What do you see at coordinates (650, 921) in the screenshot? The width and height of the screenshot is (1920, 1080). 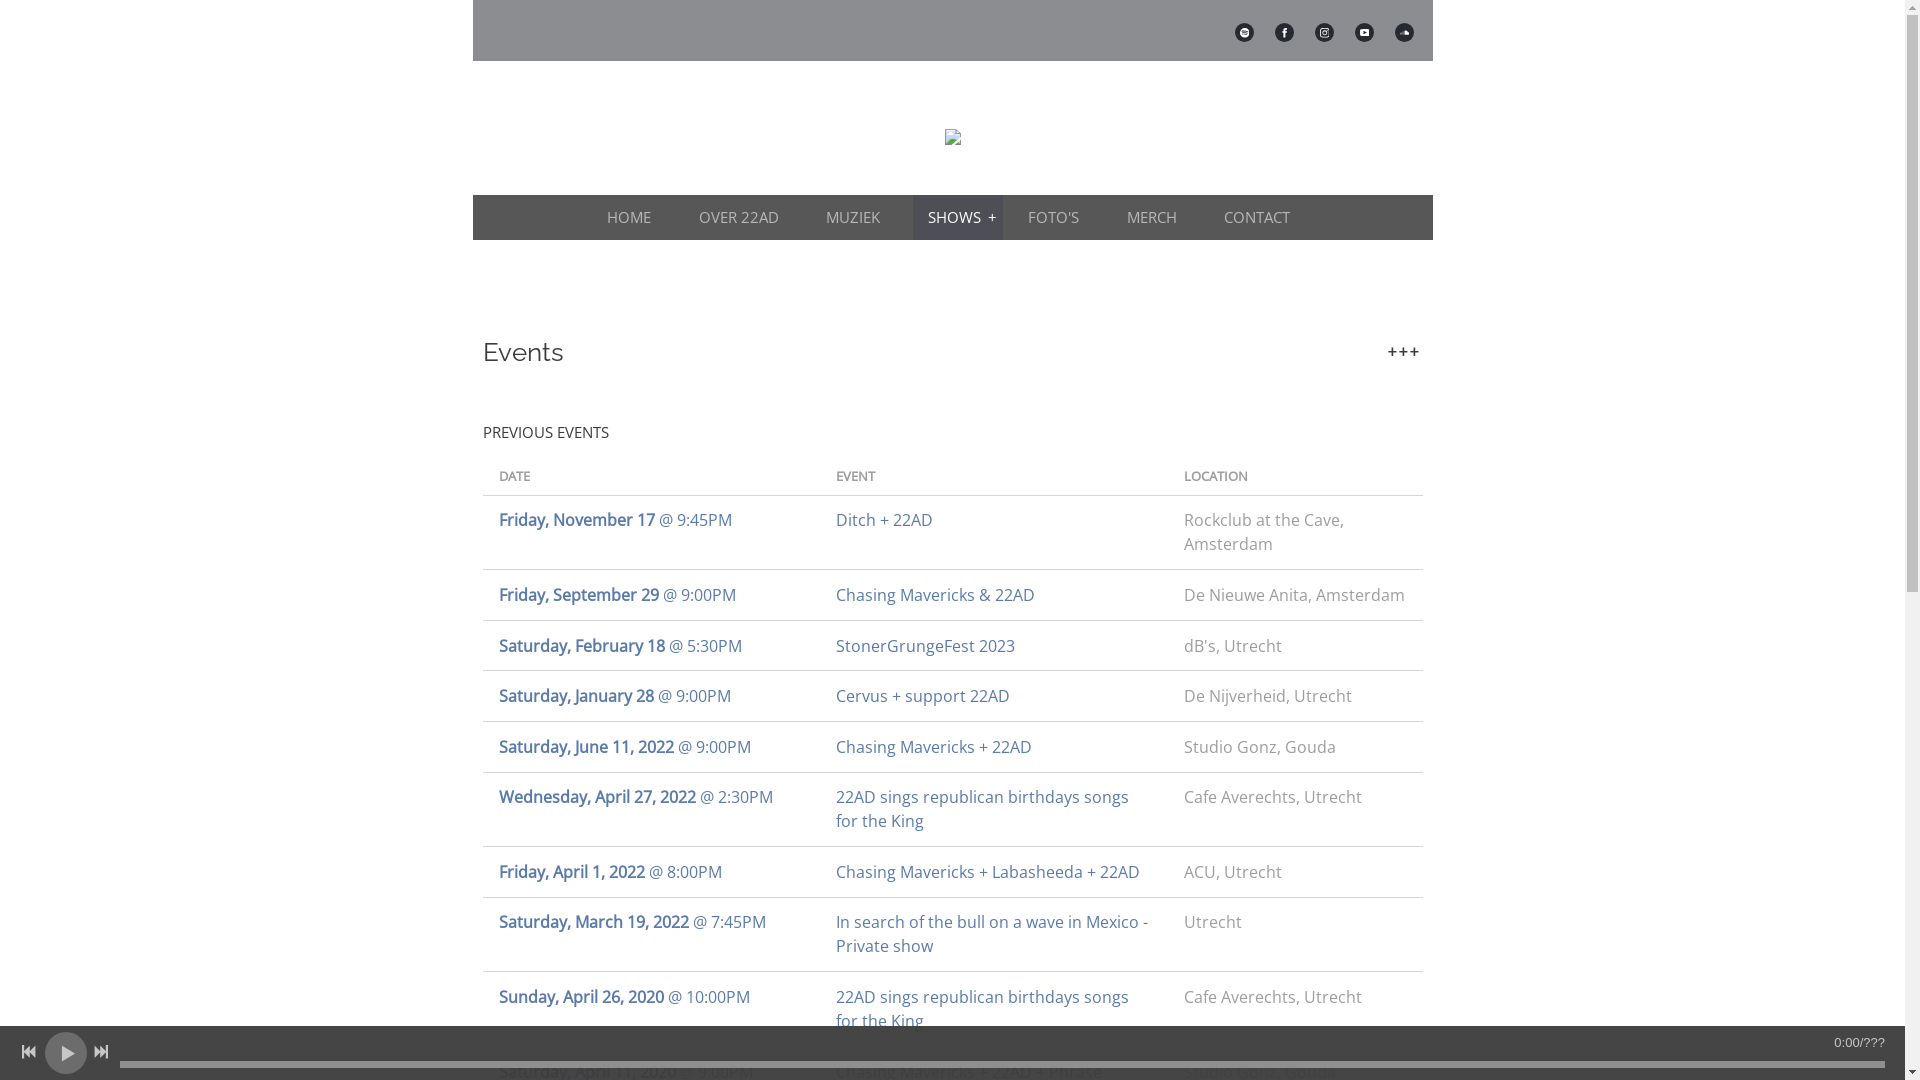 I see `'Saturday, March 19, 2022 @ 7:45PM'` at bounding box center [650, 921].